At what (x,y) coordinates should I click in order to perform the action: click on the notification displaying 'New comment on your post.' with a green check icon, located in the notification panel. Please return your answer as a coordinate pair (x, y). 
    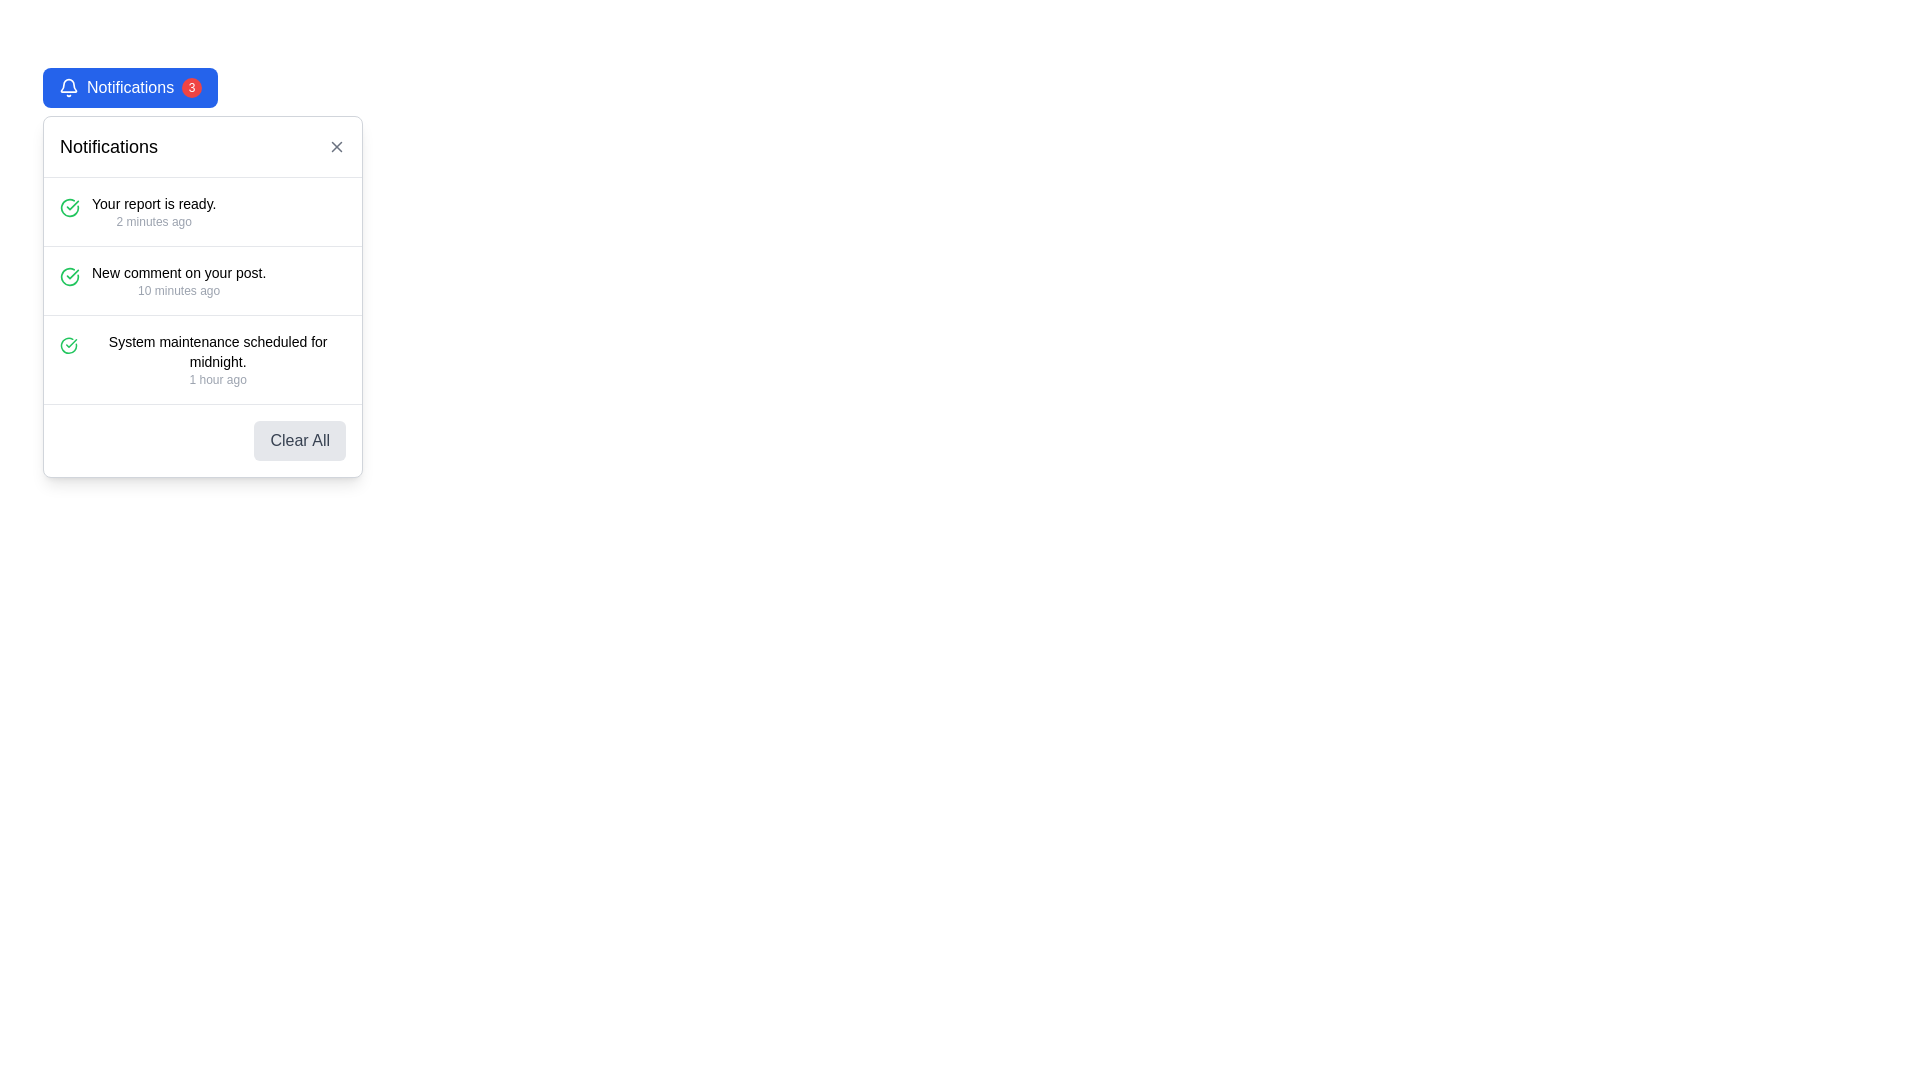
    Looking at the image, I should click on (202, 280).